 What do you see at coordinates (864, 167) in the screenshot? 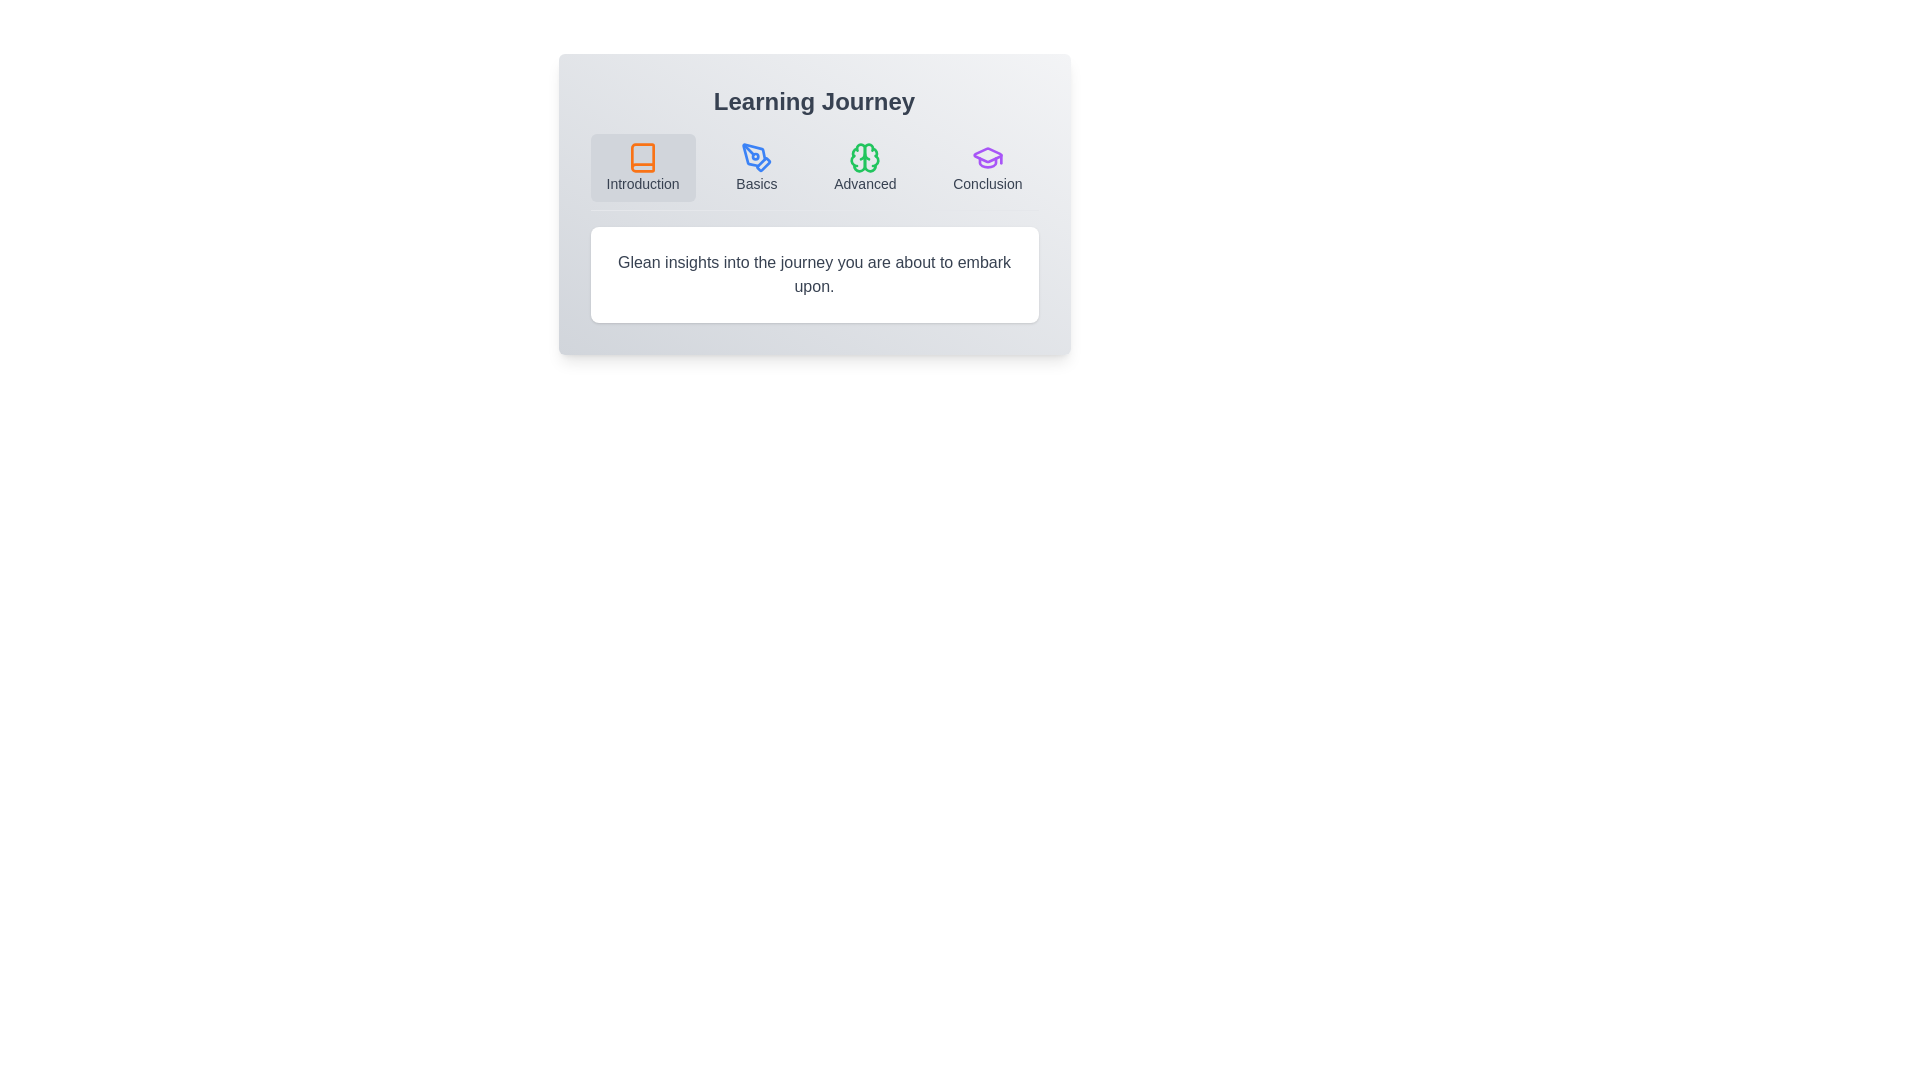
I see `the Advanced button to highlight it` at bounding box center [864, 167].